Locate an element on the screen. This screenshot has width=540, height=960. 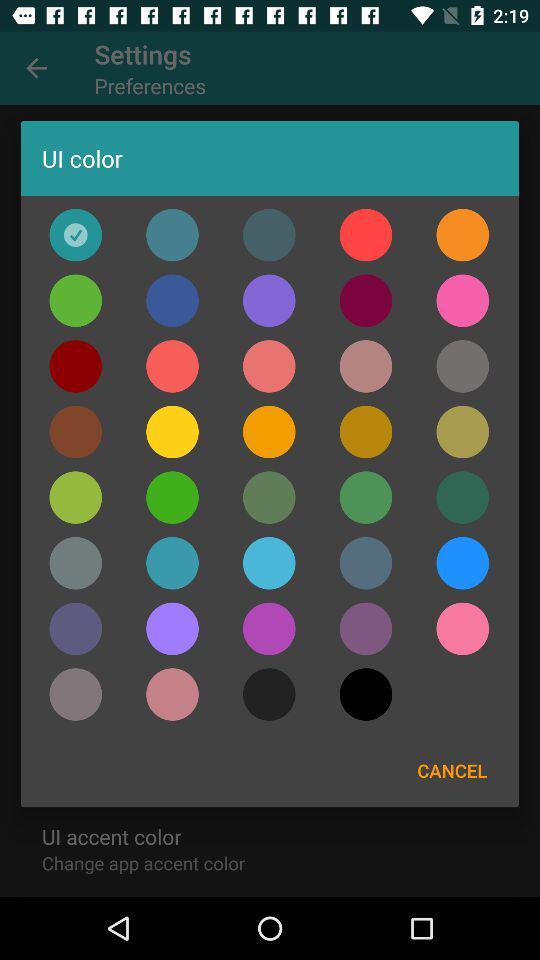
ui color blue is located at coordinates (462, 563).